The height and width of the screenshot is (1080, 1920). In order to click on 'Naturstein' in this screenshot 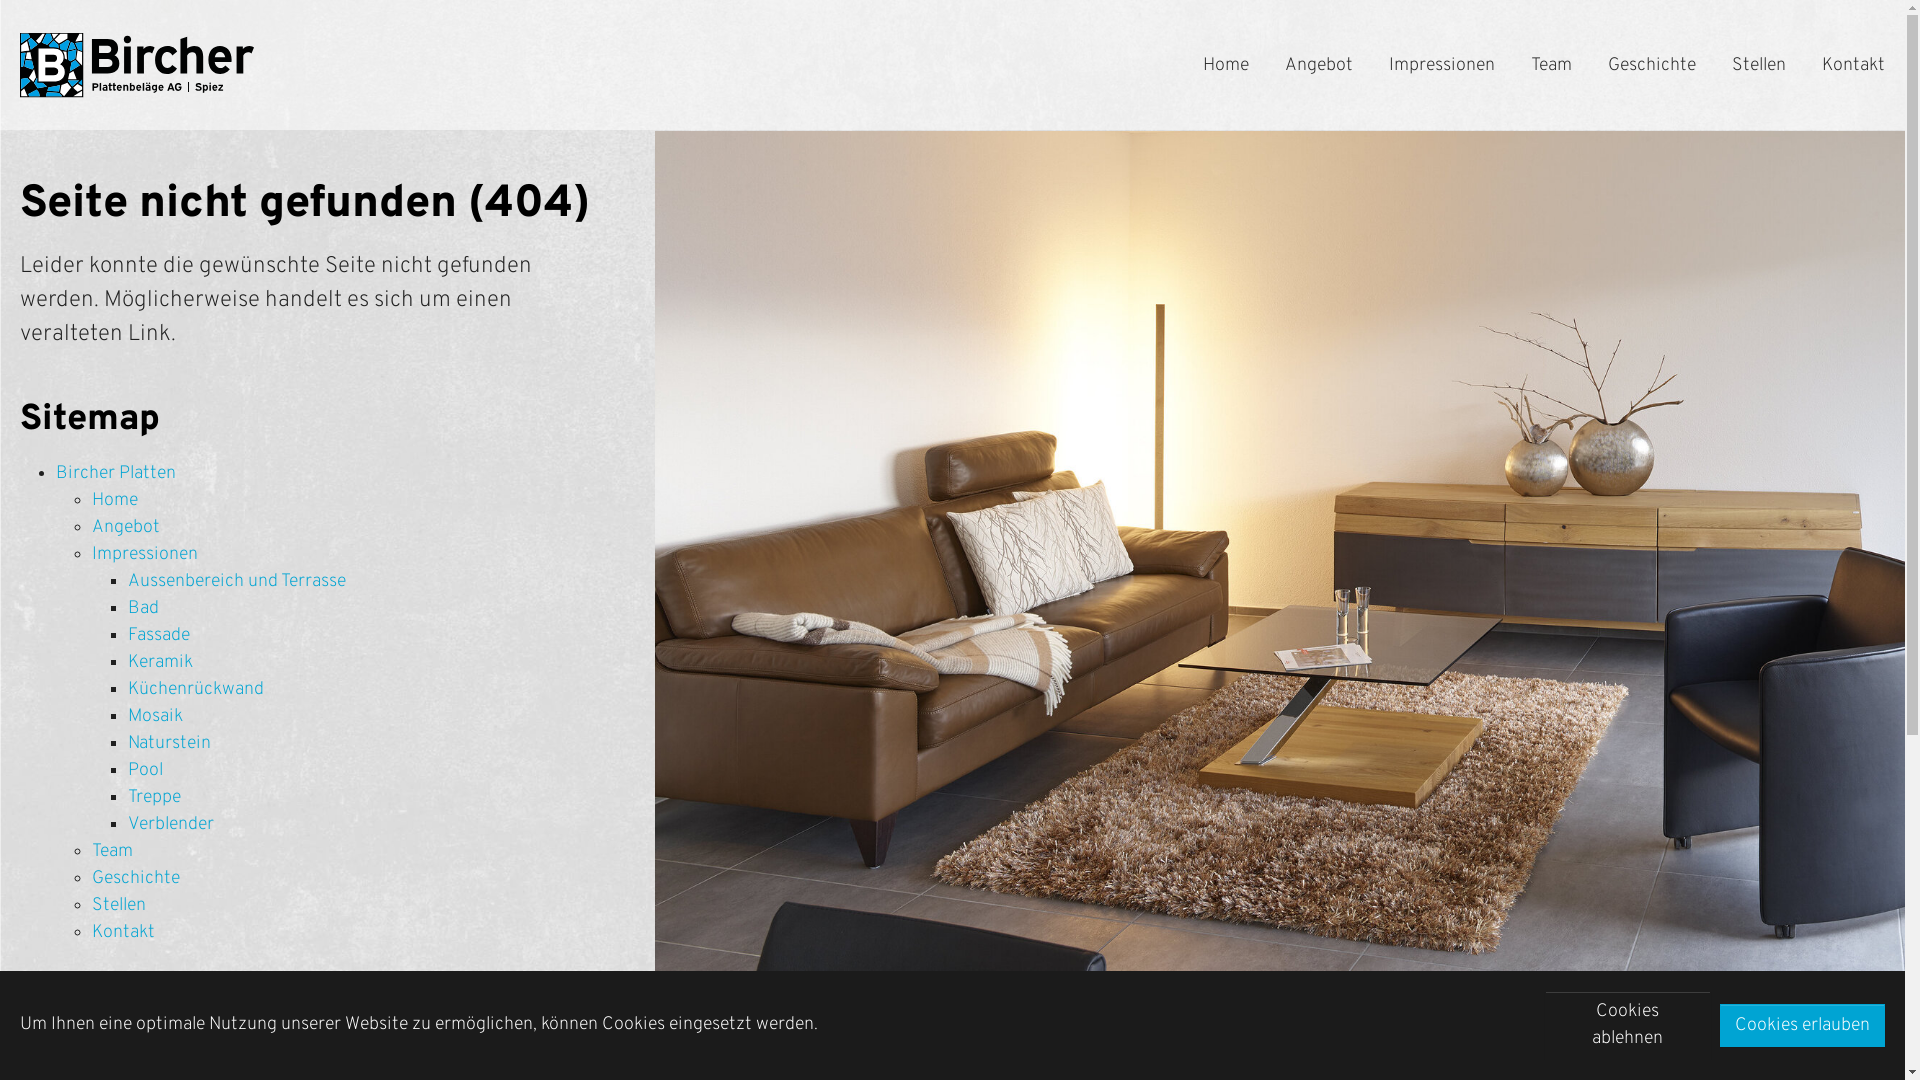, I will do `click(169, 743)`.